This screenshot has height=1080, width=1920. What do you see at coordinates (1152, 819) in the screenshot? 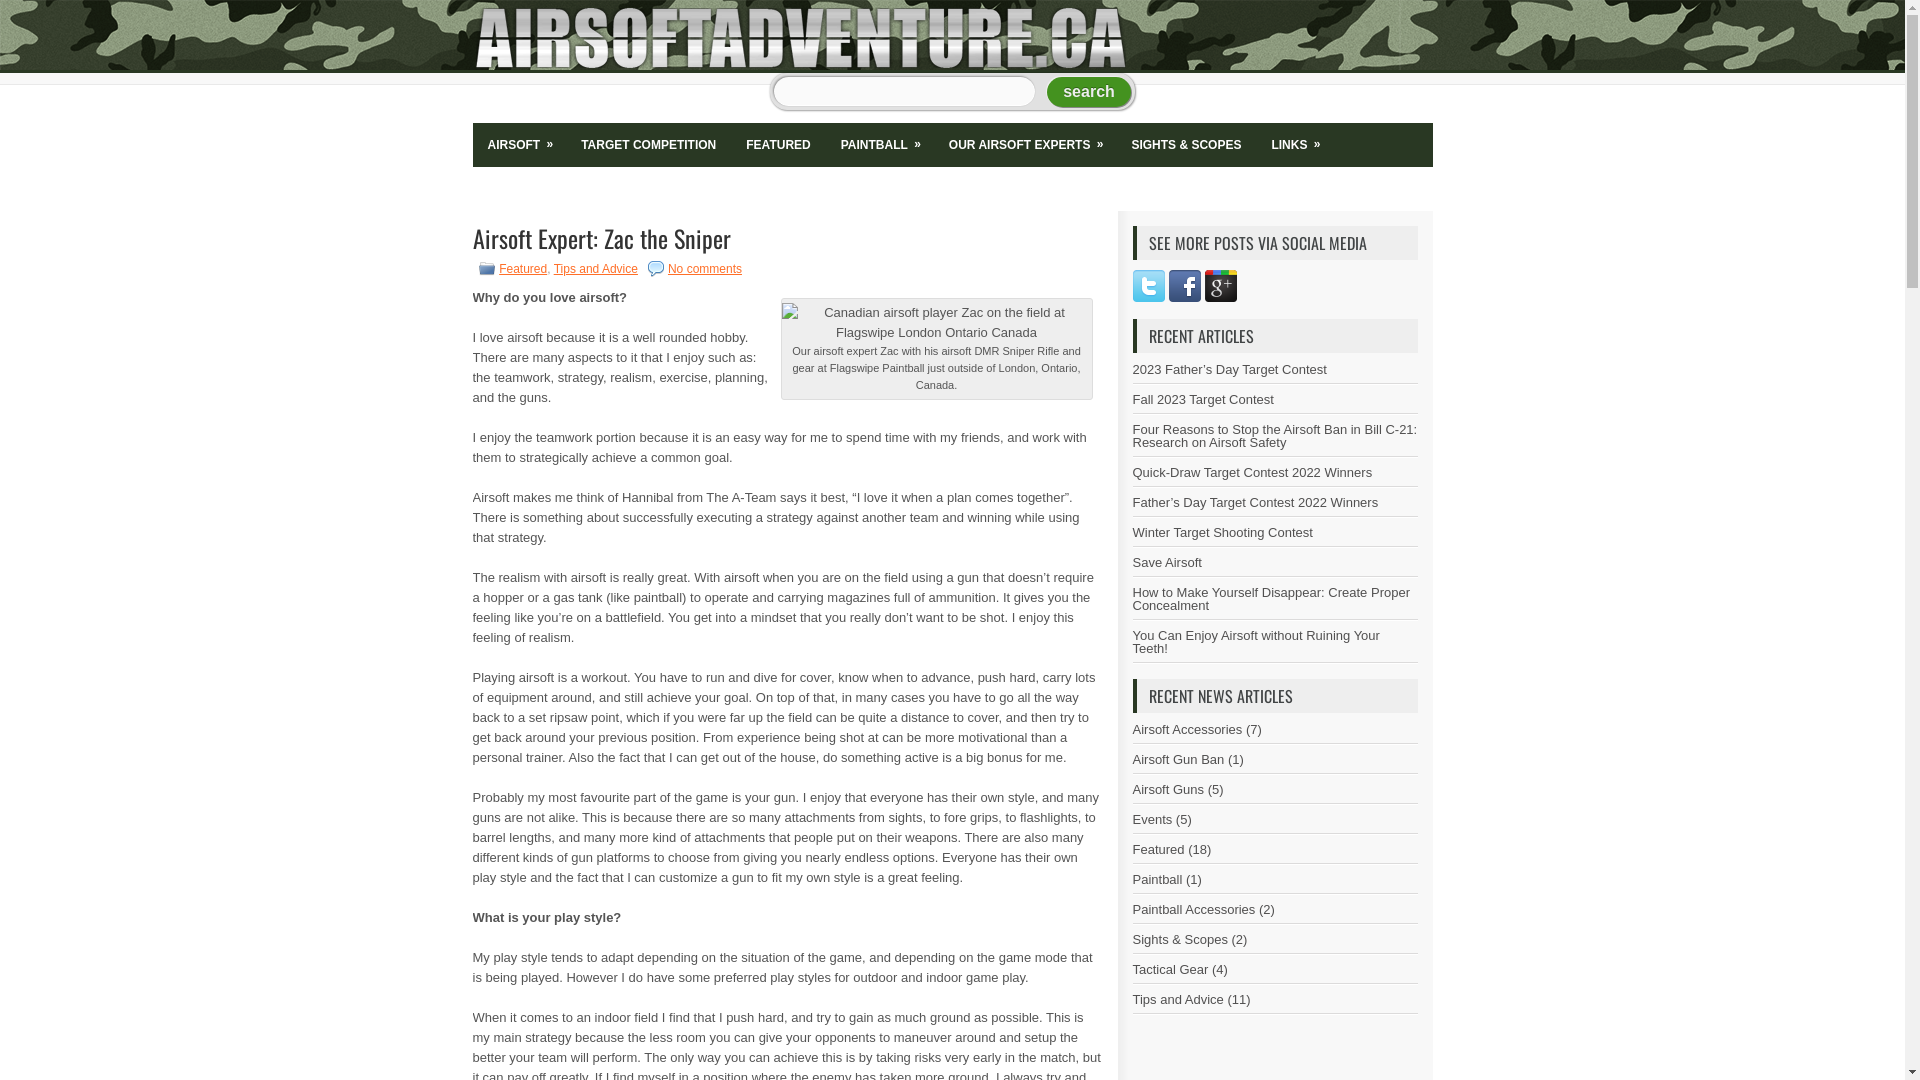
I see `'Events'` at bounding box center [1152, 819].